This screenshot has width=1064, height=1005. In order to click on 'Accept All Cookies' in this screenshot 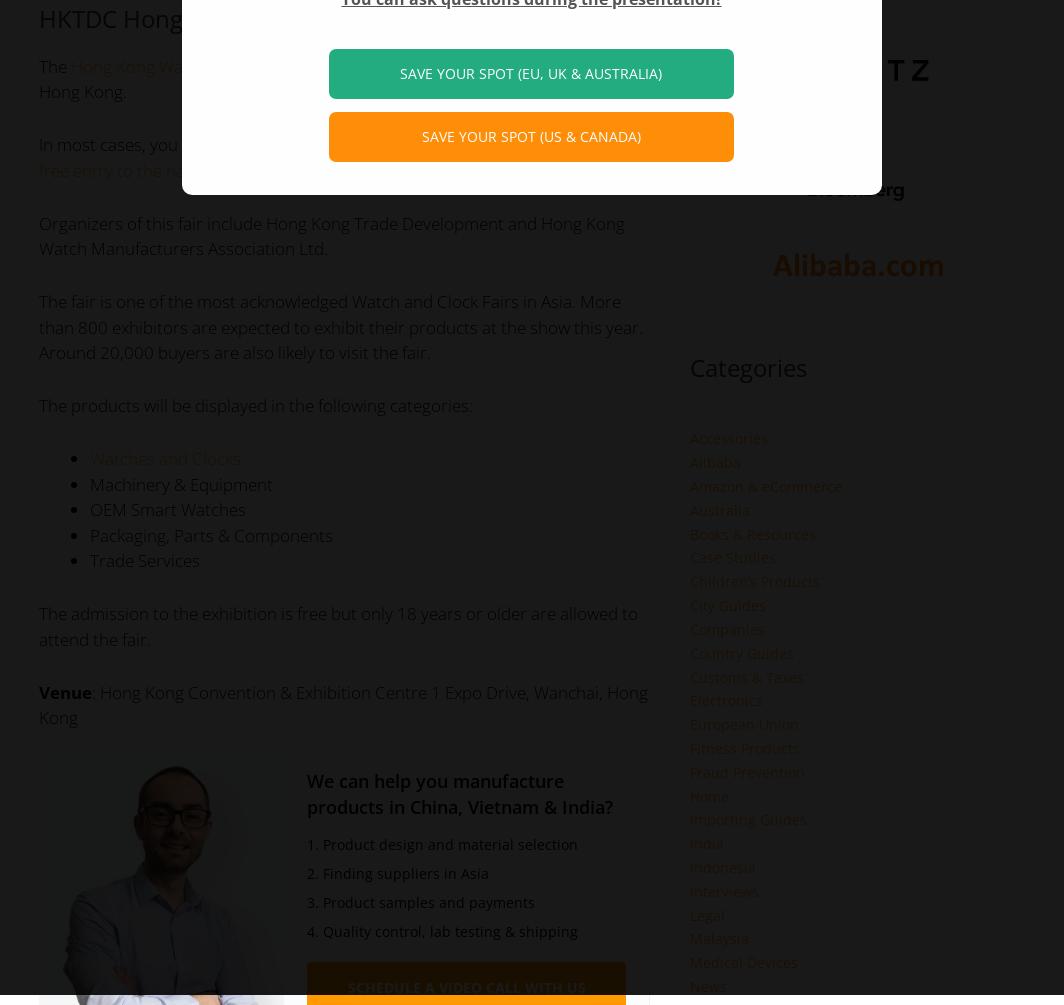, I will do `click(544, 49)`.